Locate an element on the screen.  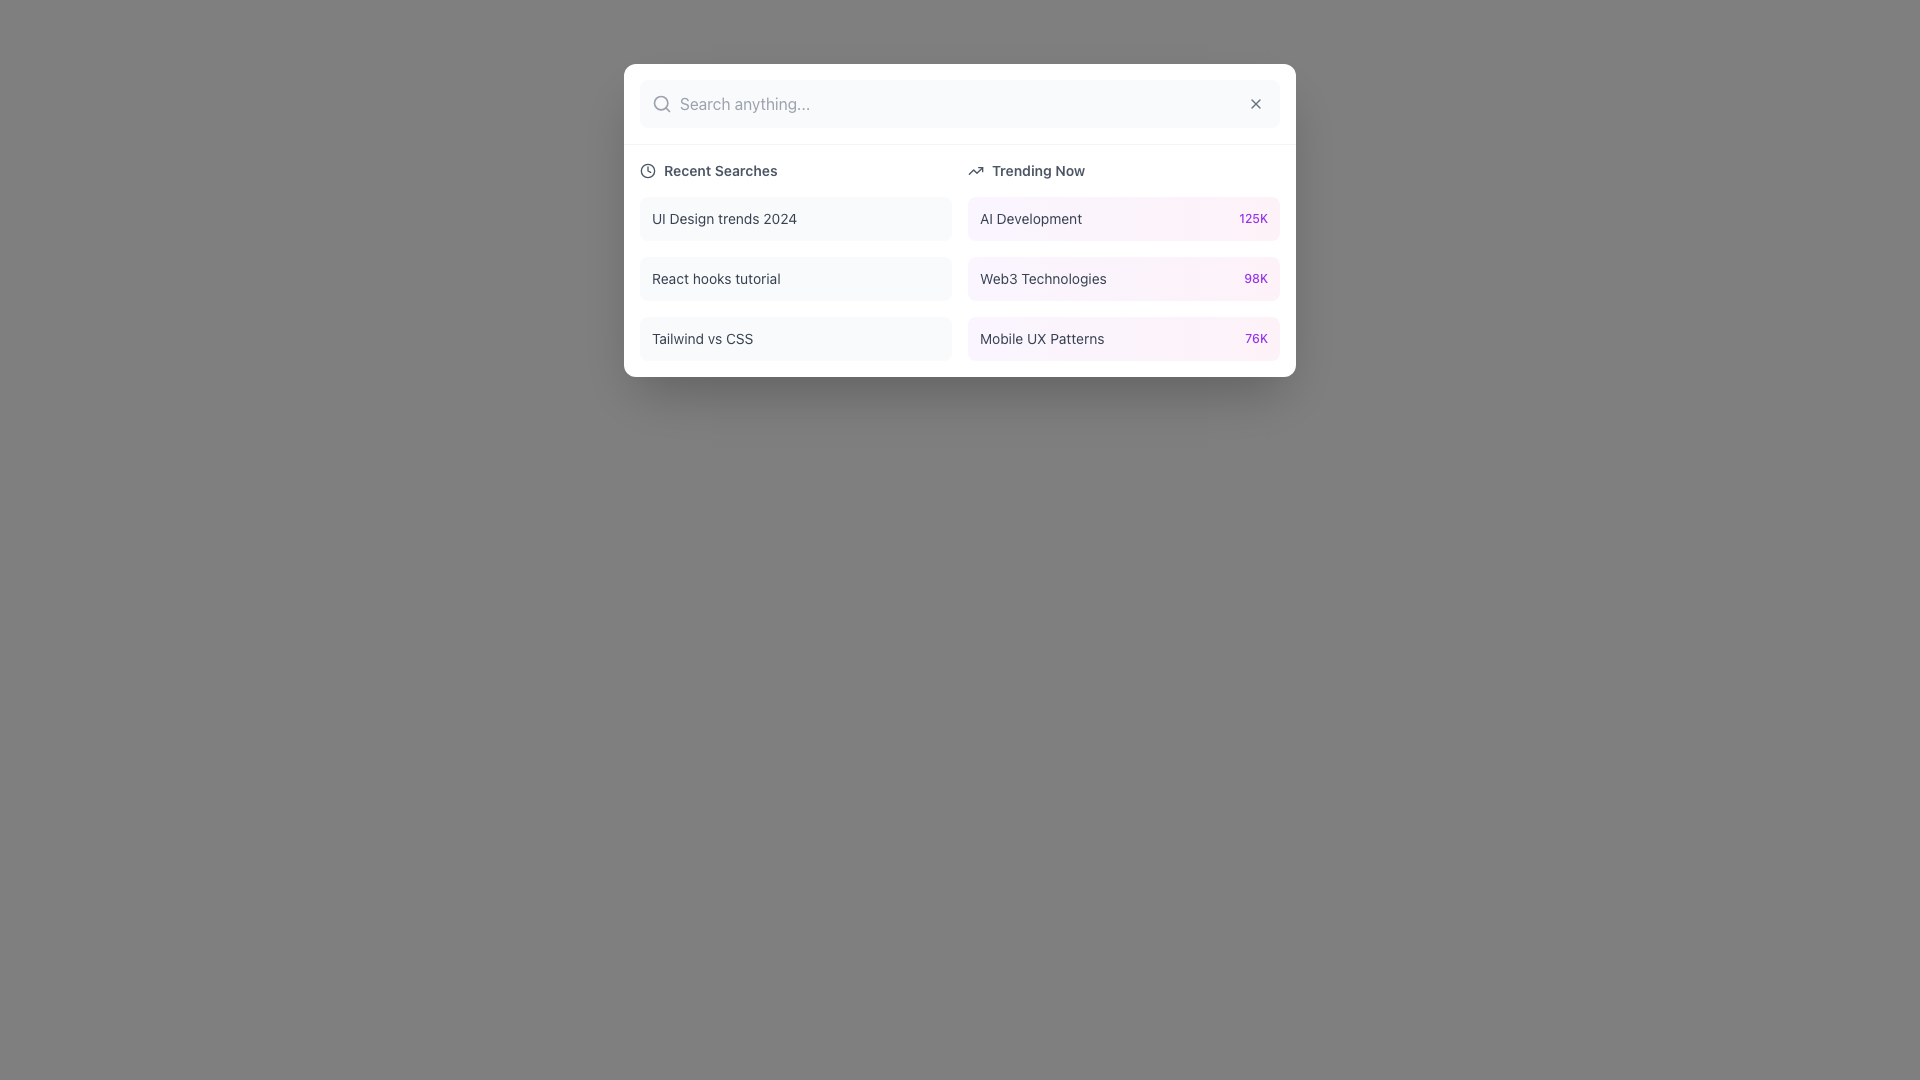
the text label for the trend 'Mobile UX Patterns' located in the 'Trending Now' section, which is positioned at the bottom-right corner of the displayed list is located at coordinates (1041, 338).